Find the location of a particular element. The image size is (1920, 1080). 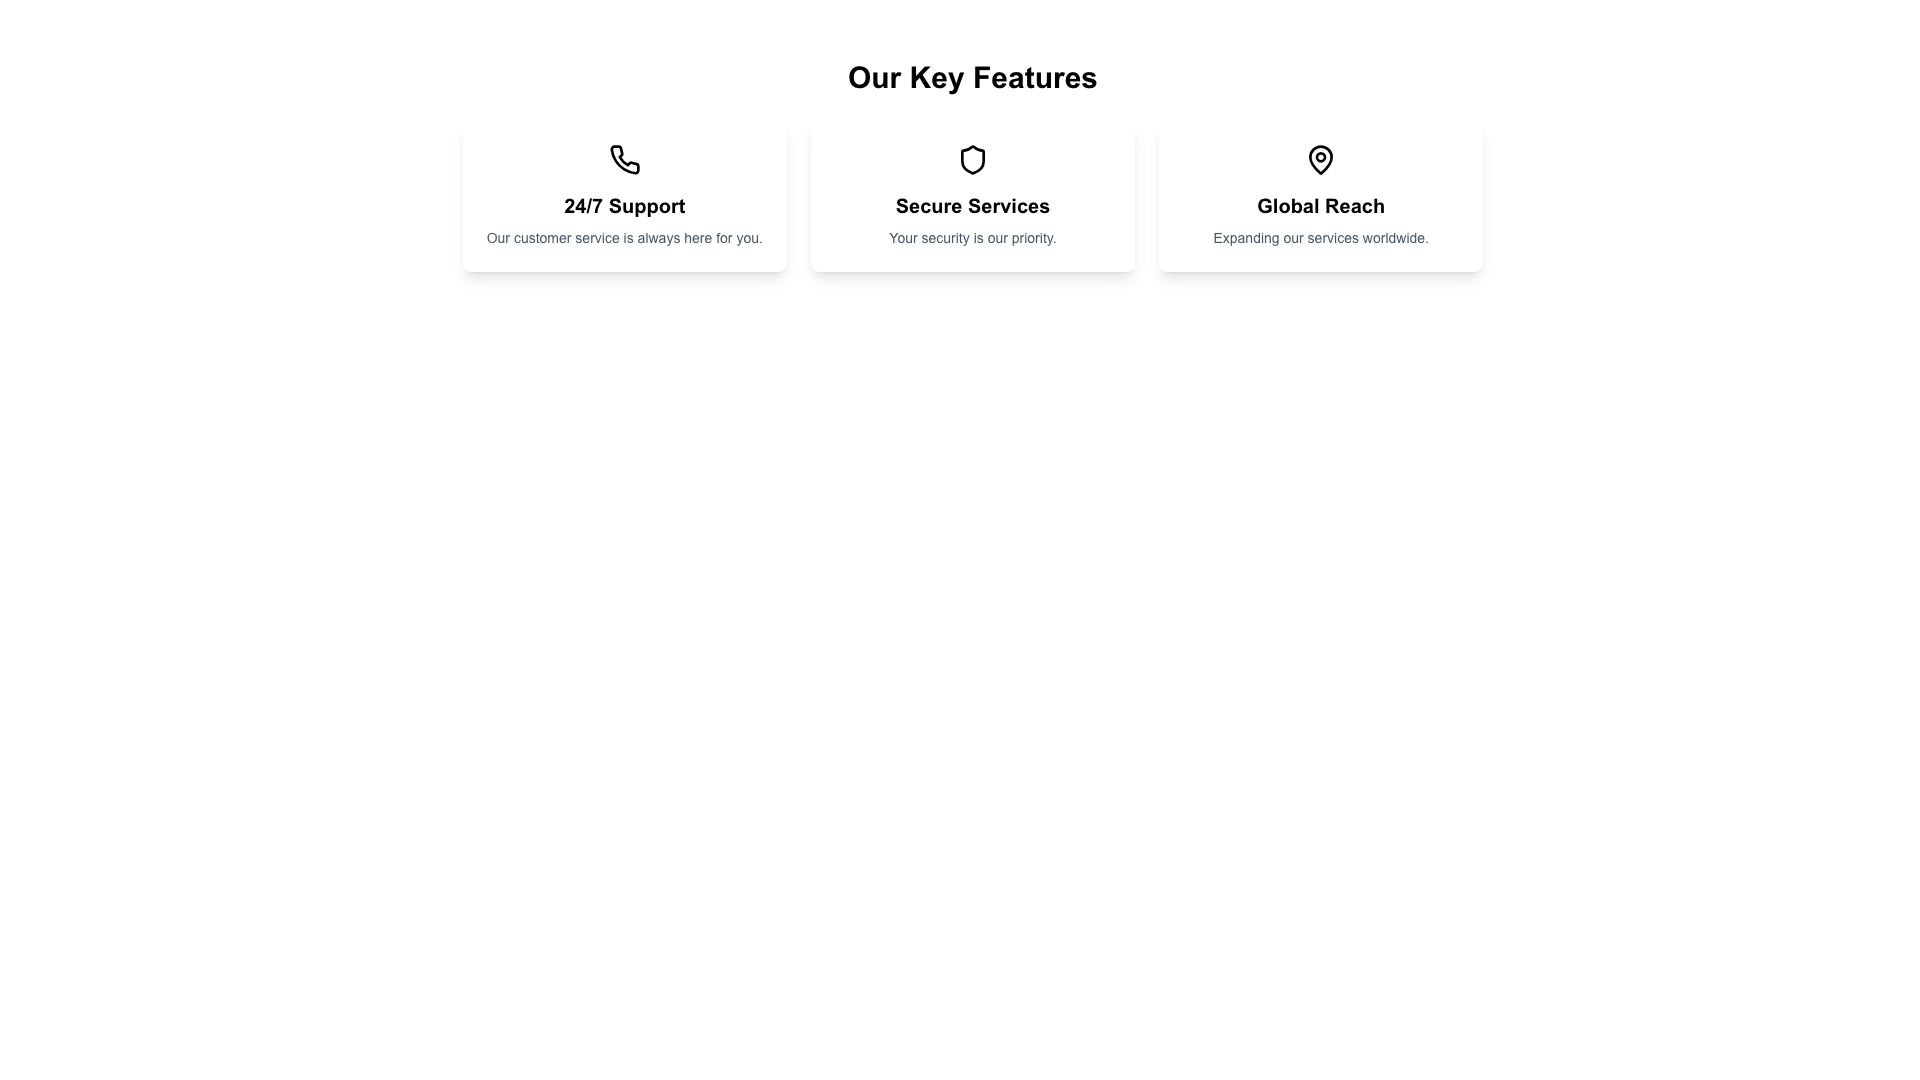

the informational card that highlights the commitment to user safety and security, located in the middle of three columns under the title 'Our Key Features' is located at coordinates (973, 196).